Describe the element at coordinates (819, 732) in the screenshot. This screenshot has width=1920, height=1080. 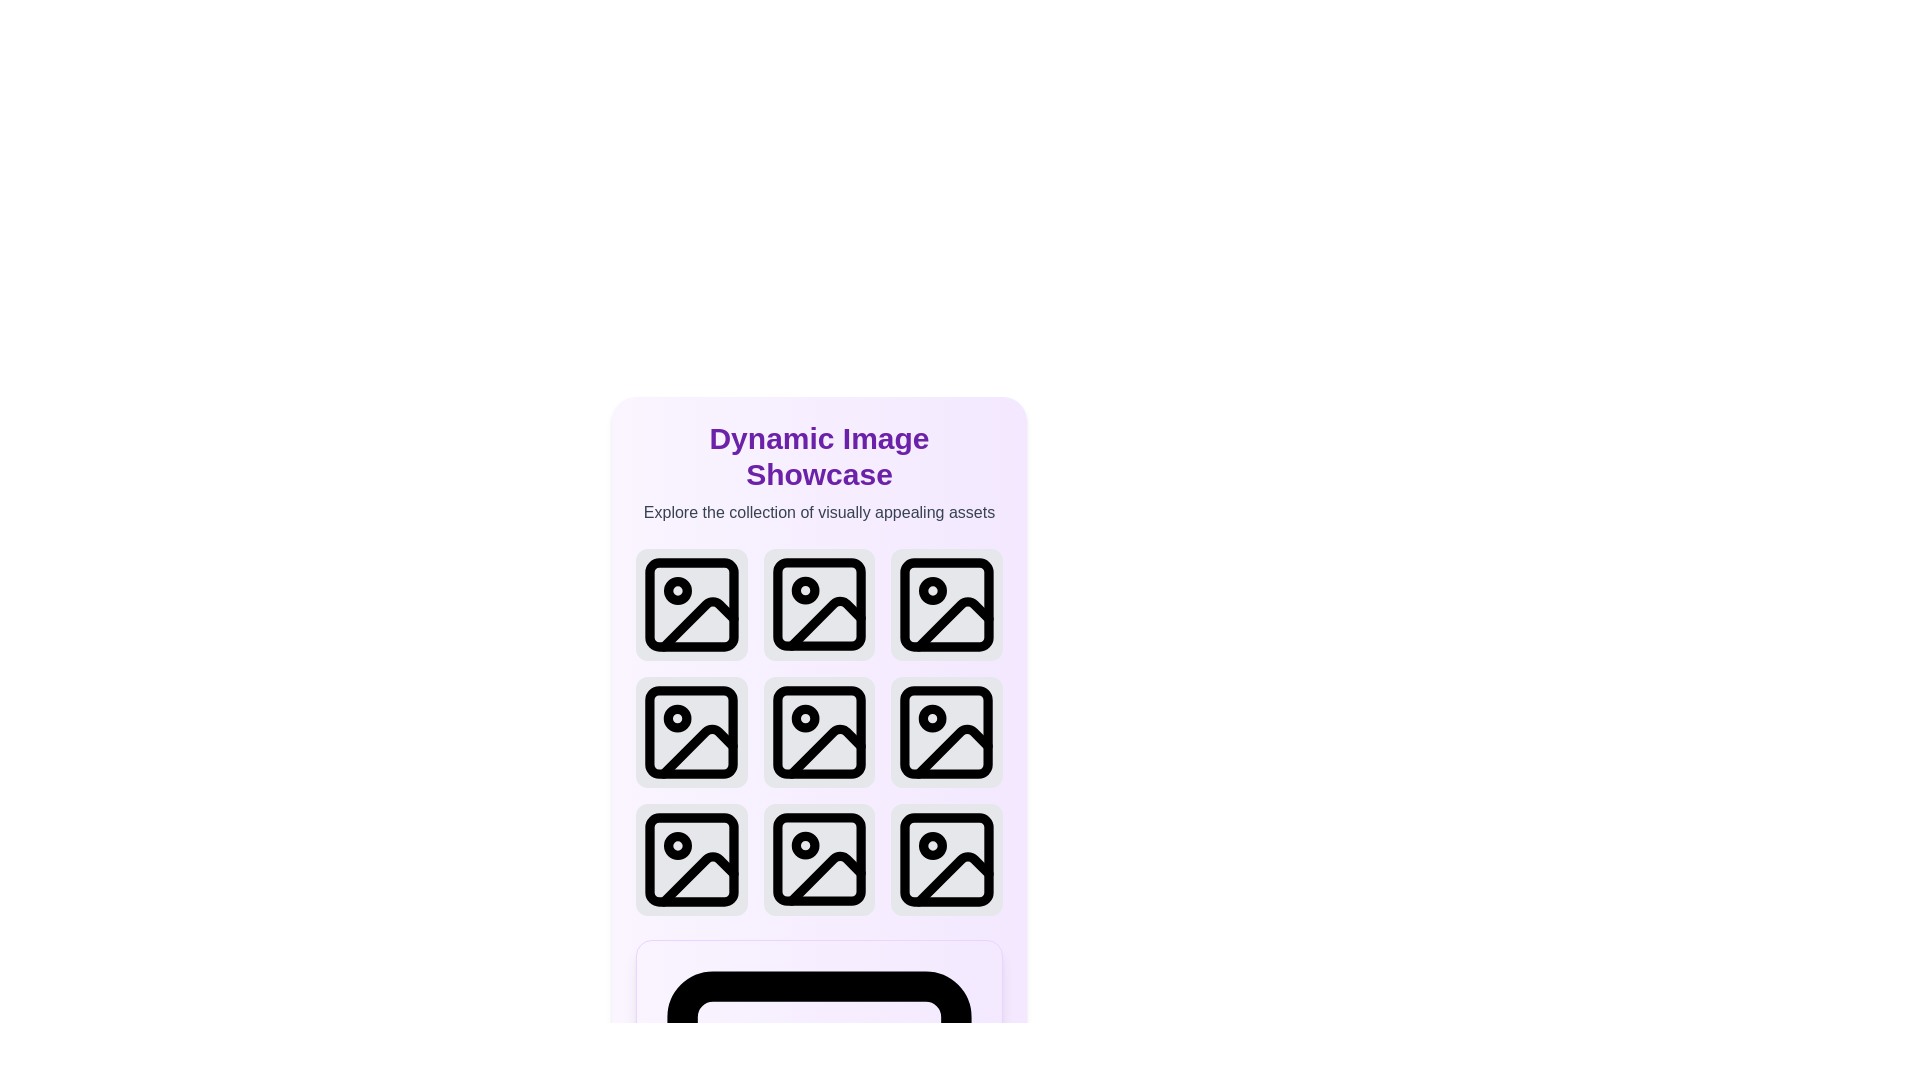
I see `the grid cell in the center row and column of the grid layout that contains an image placeholder` at that location.